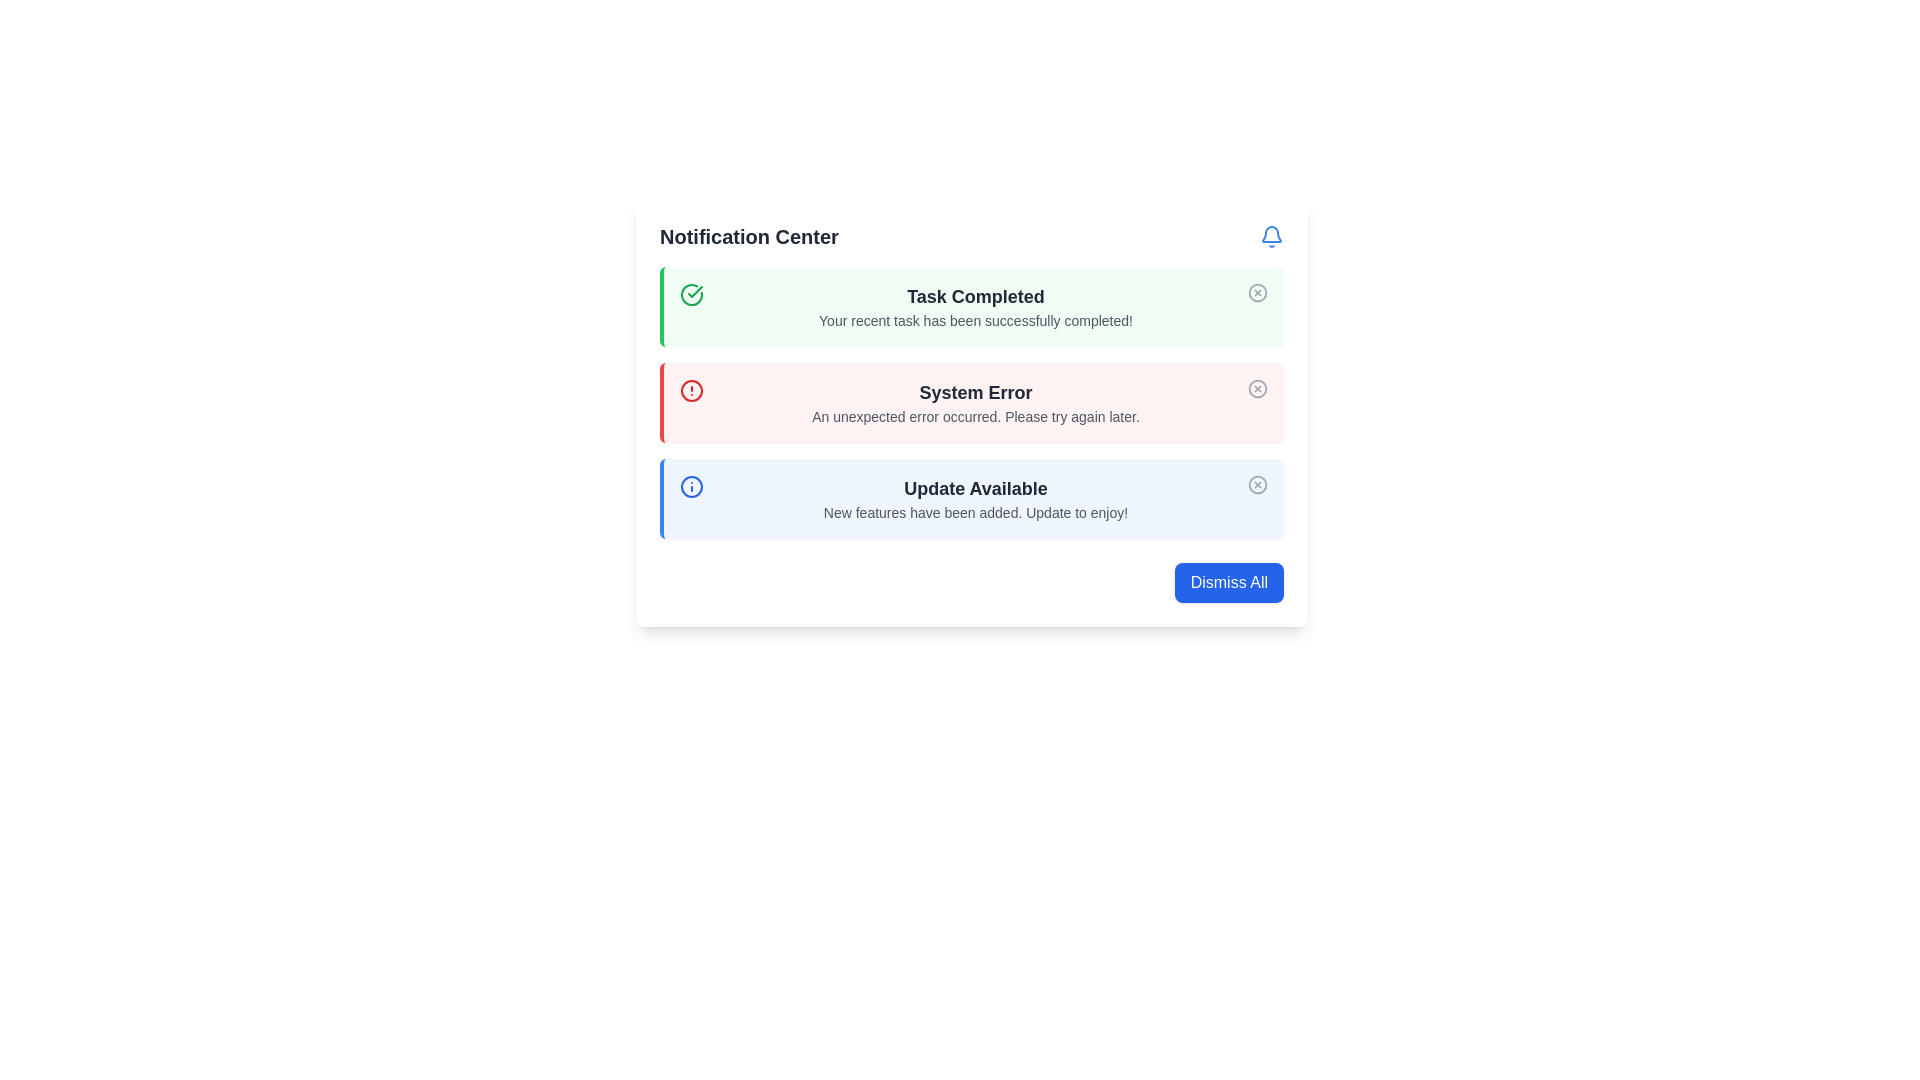 The width and height of the screenshot is (1920, 1080). Describe the element at coordinates (975, 319) in the screenshot. I see `the descriptive text element that informs the user about the successful completion of their recent task, located below the main heading 'Task Completed' within the green notification box` at that location.